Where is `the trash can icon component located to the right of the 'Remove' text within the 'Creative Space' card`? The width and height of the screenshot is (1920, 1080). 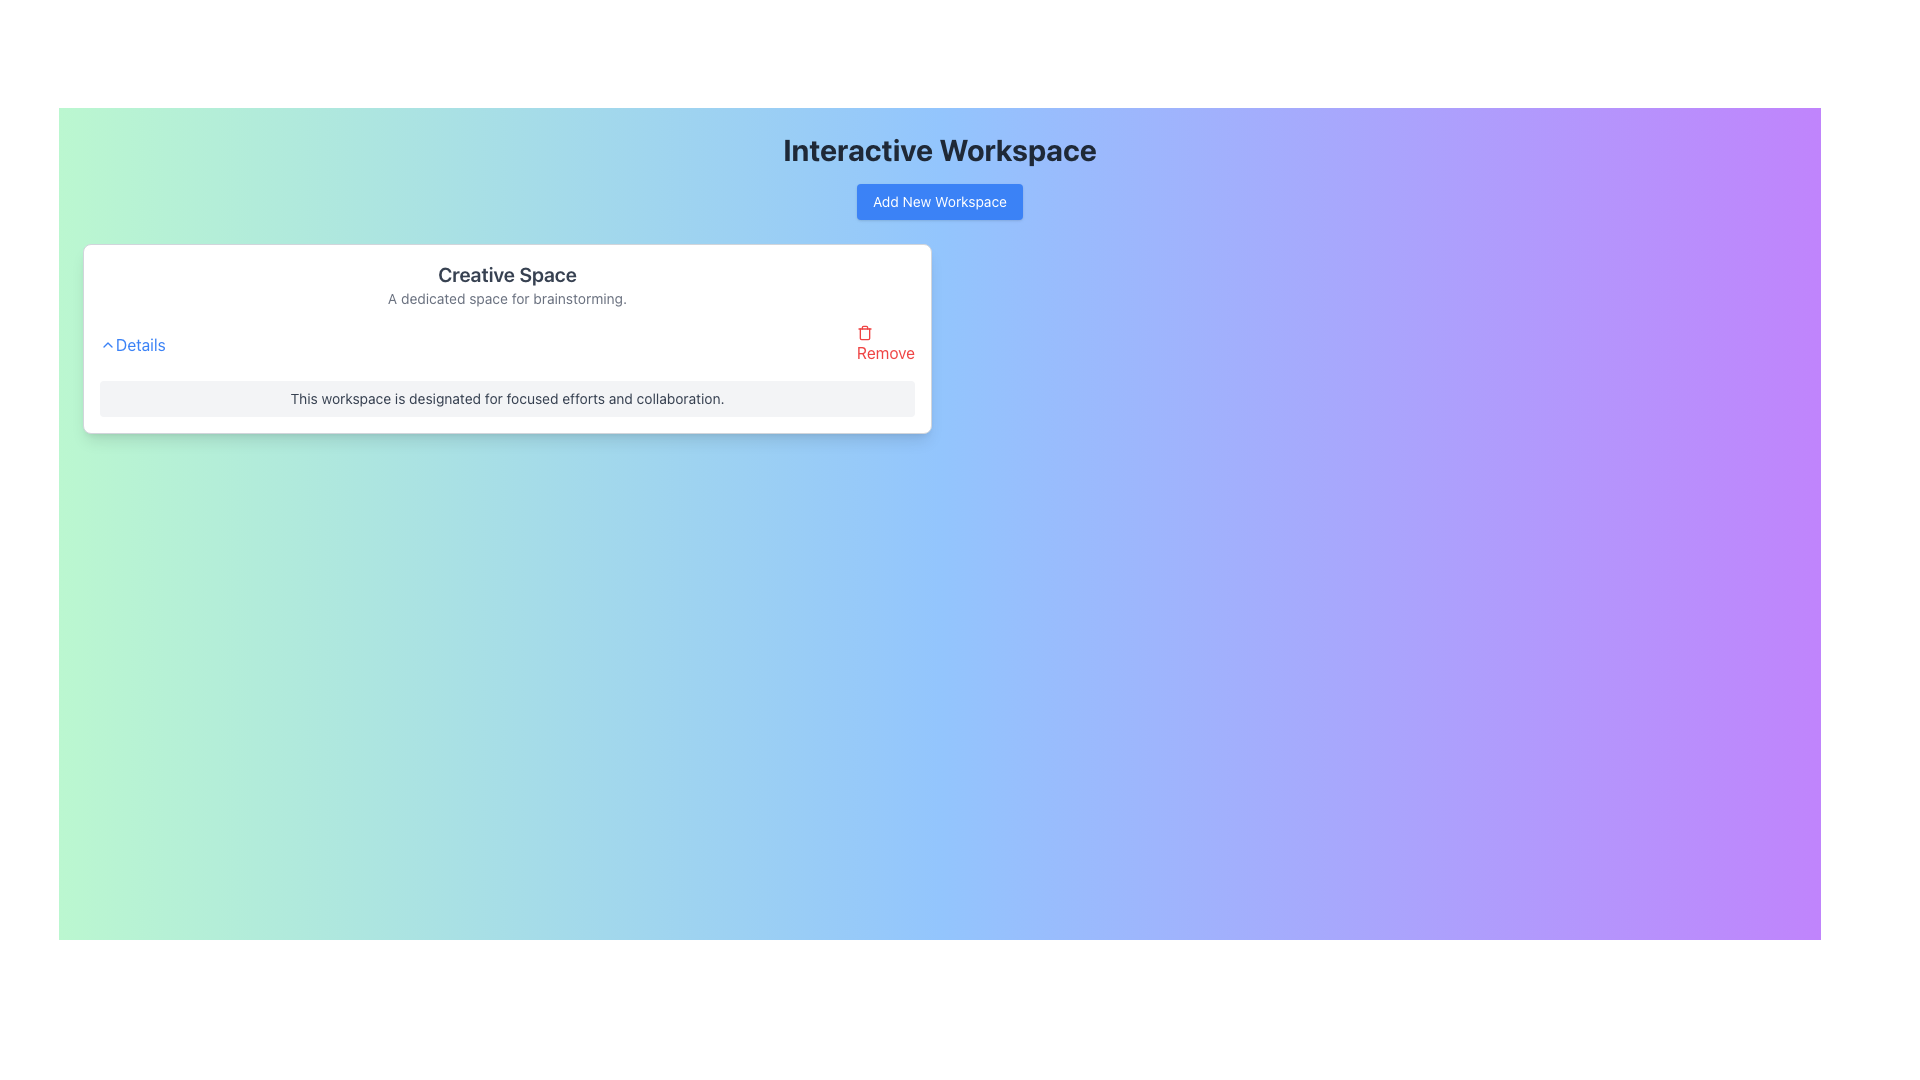
the trash can icon component located to the right of the 'Remove' text within the 'Creative Space' card is located at coordinates (864, 333).